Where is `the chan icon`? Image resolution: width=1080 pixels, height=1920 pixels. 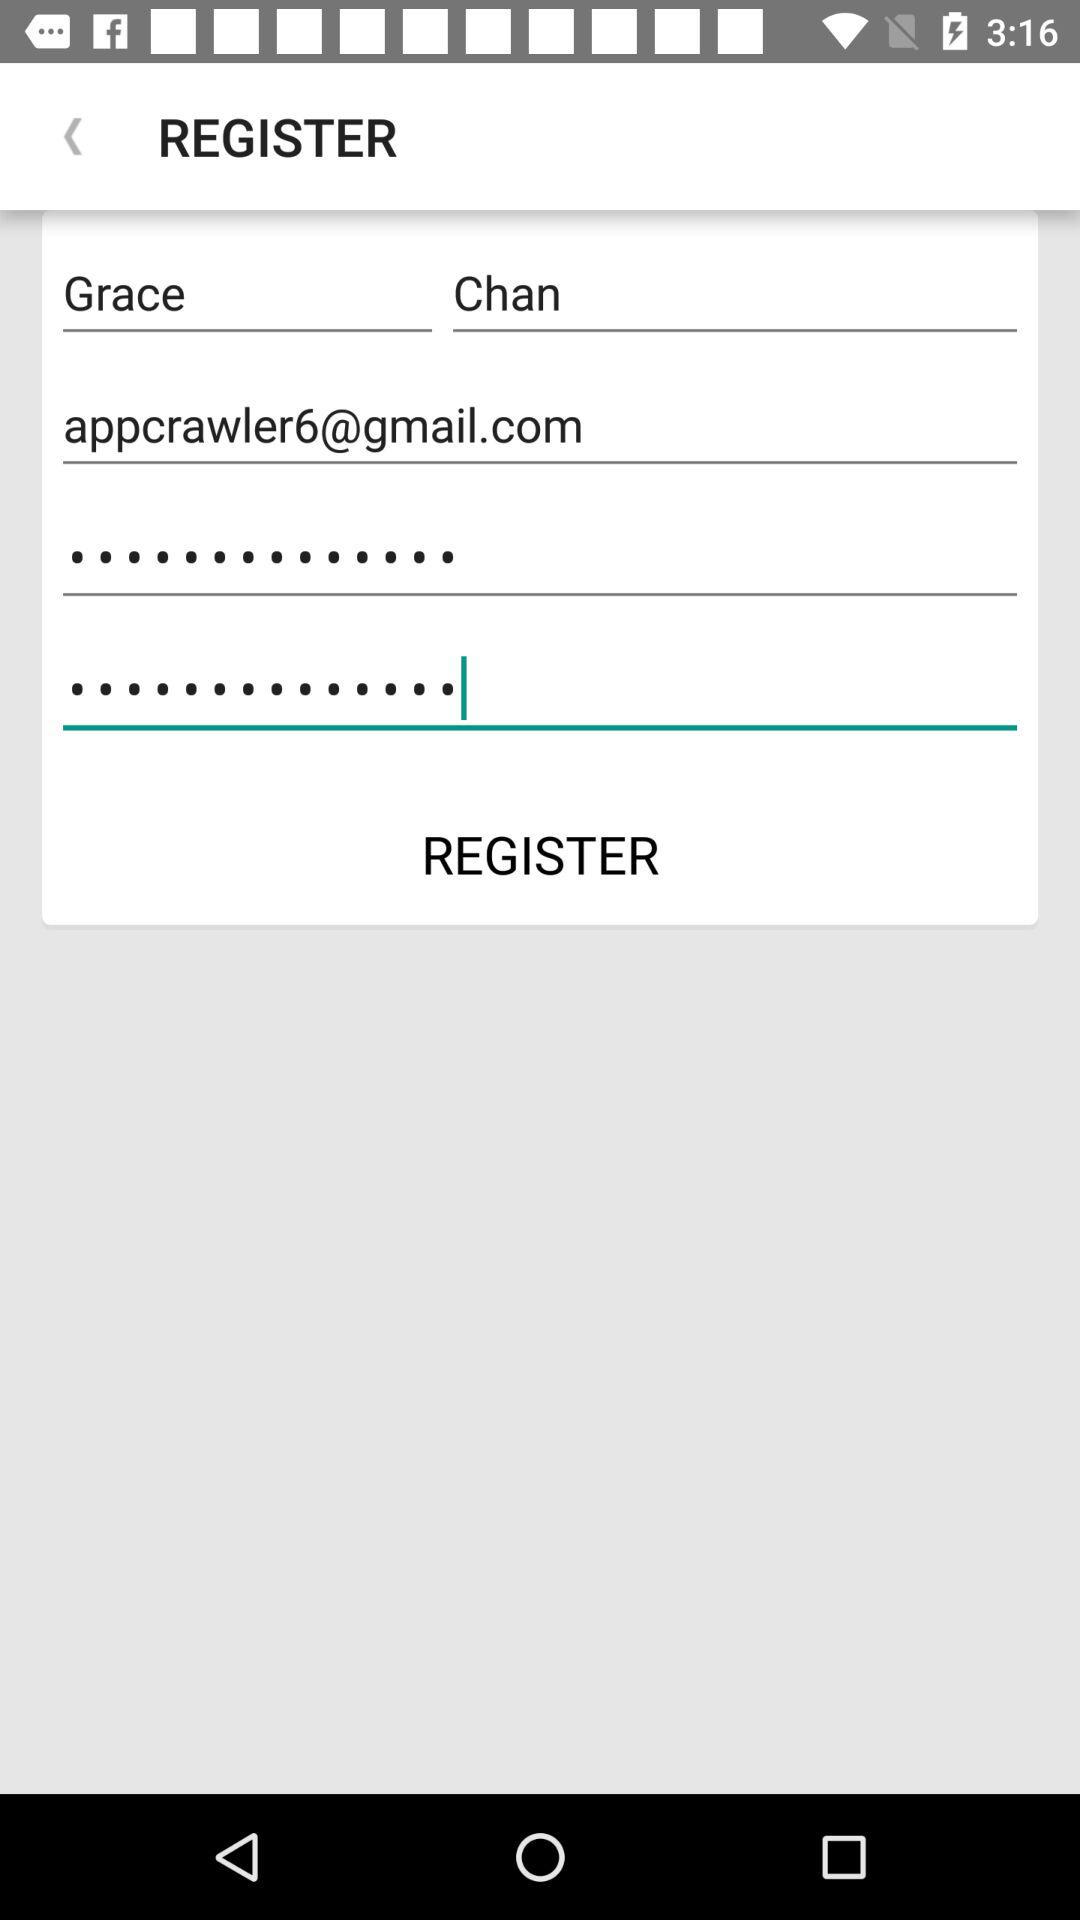
the chan icon is located at coordinates (735, 292).